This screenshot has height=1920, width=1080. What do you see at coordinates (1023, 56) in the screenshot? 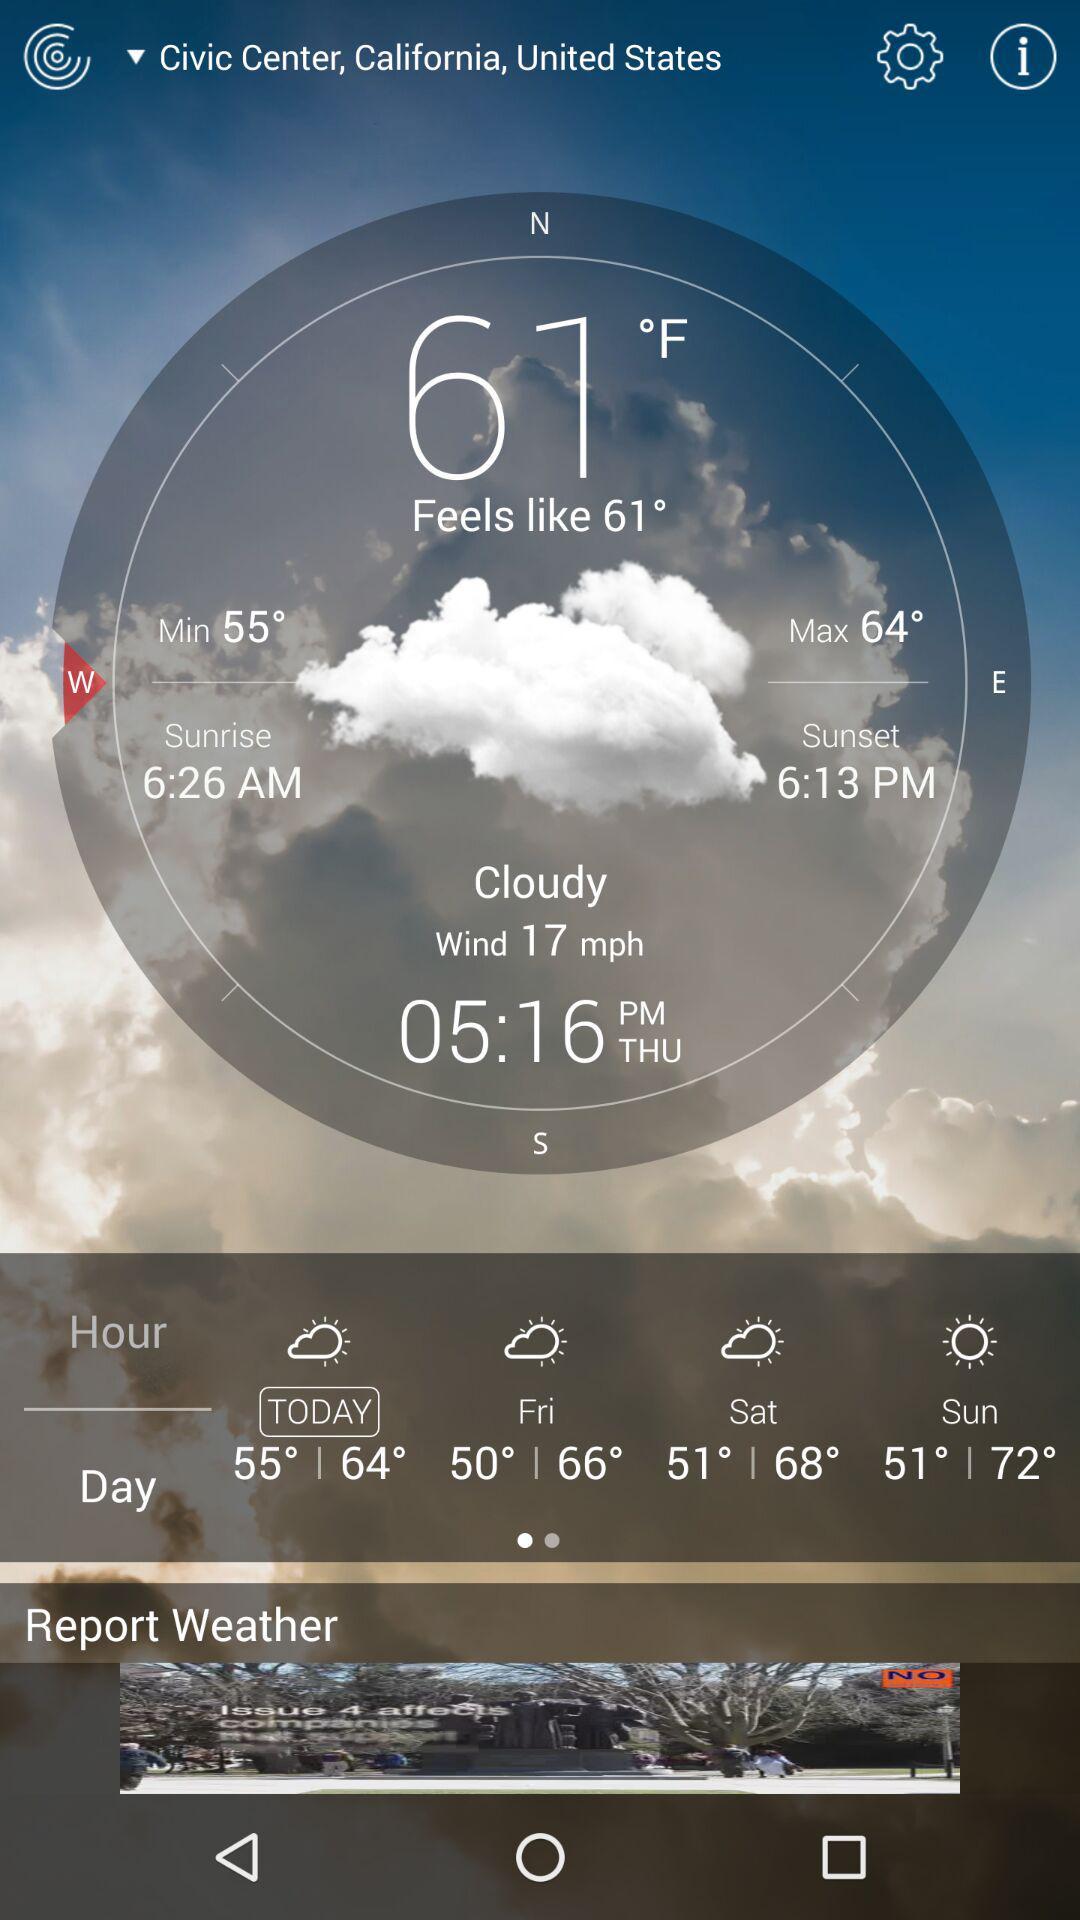
I see `click information icon` at bounding box center [1023, 56].